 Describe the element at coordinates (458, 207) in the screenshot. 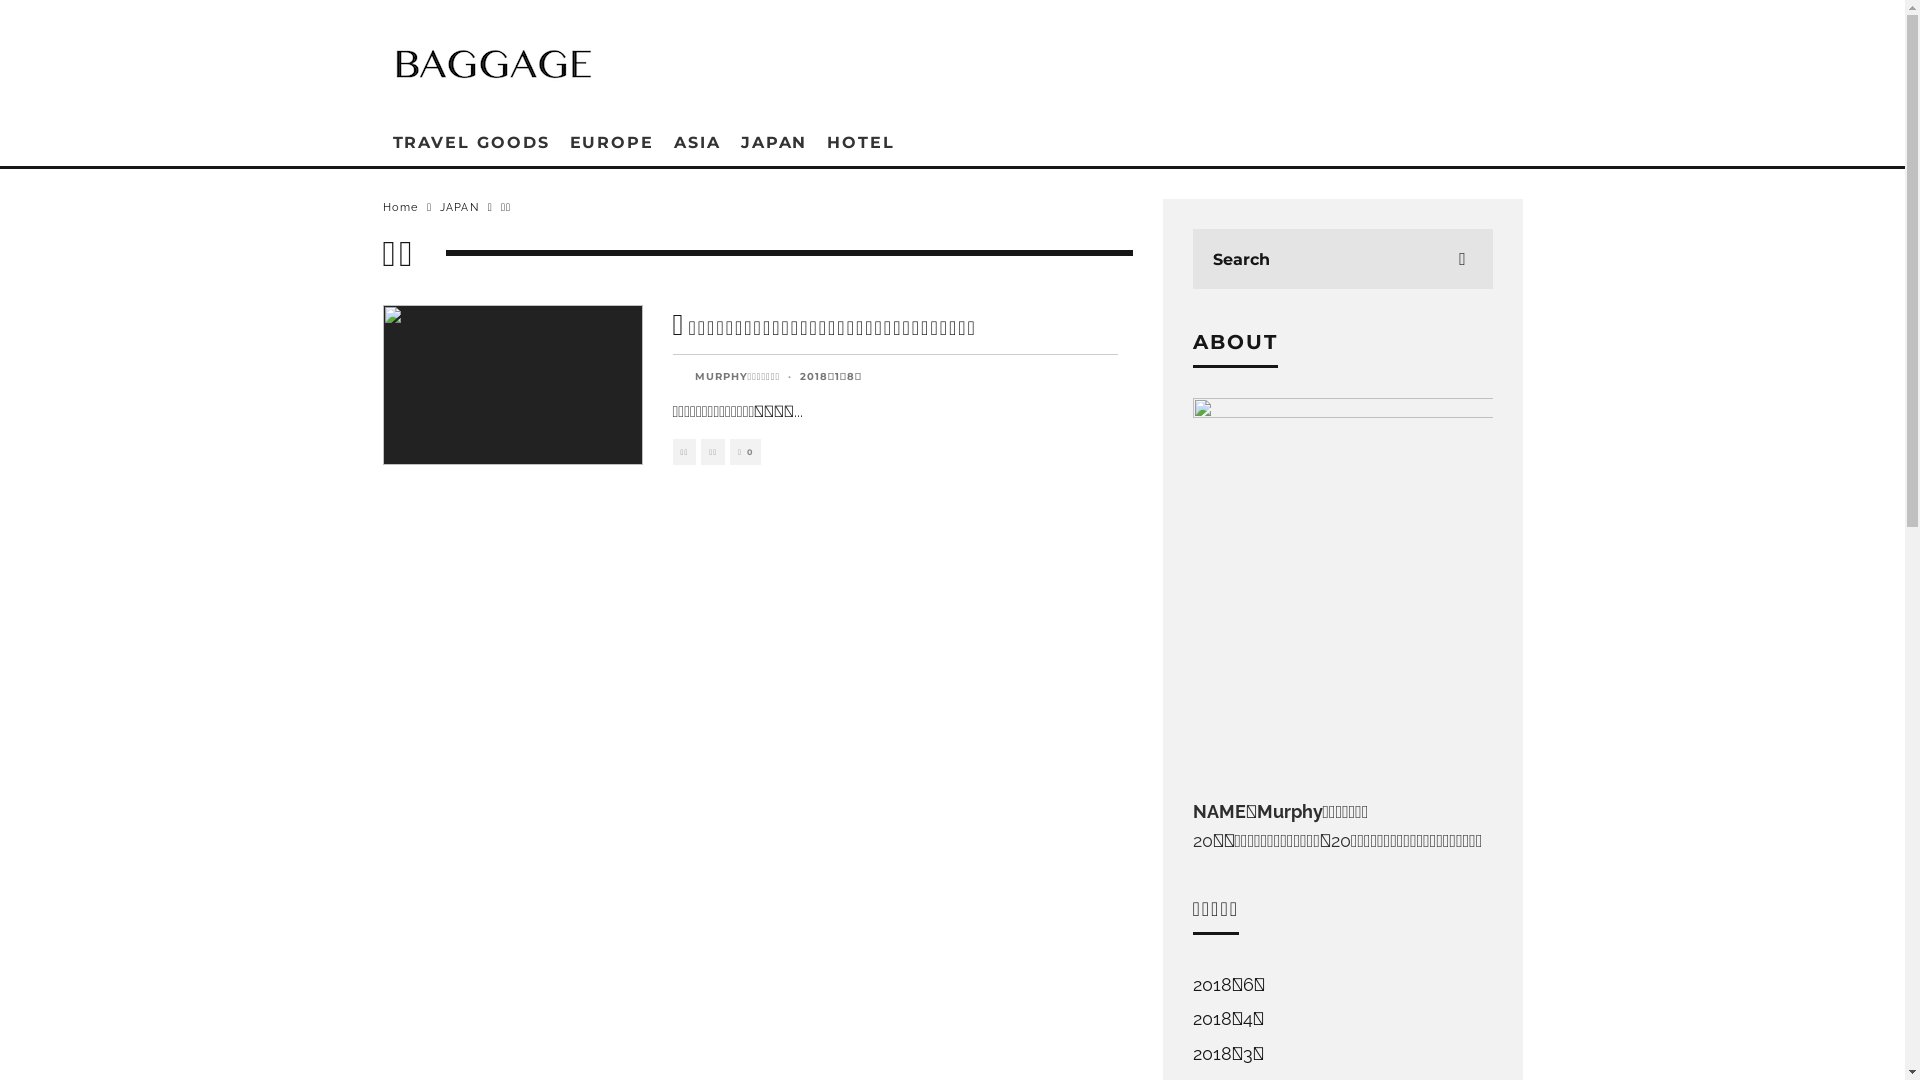

I see `'JAPAN'` at that location.